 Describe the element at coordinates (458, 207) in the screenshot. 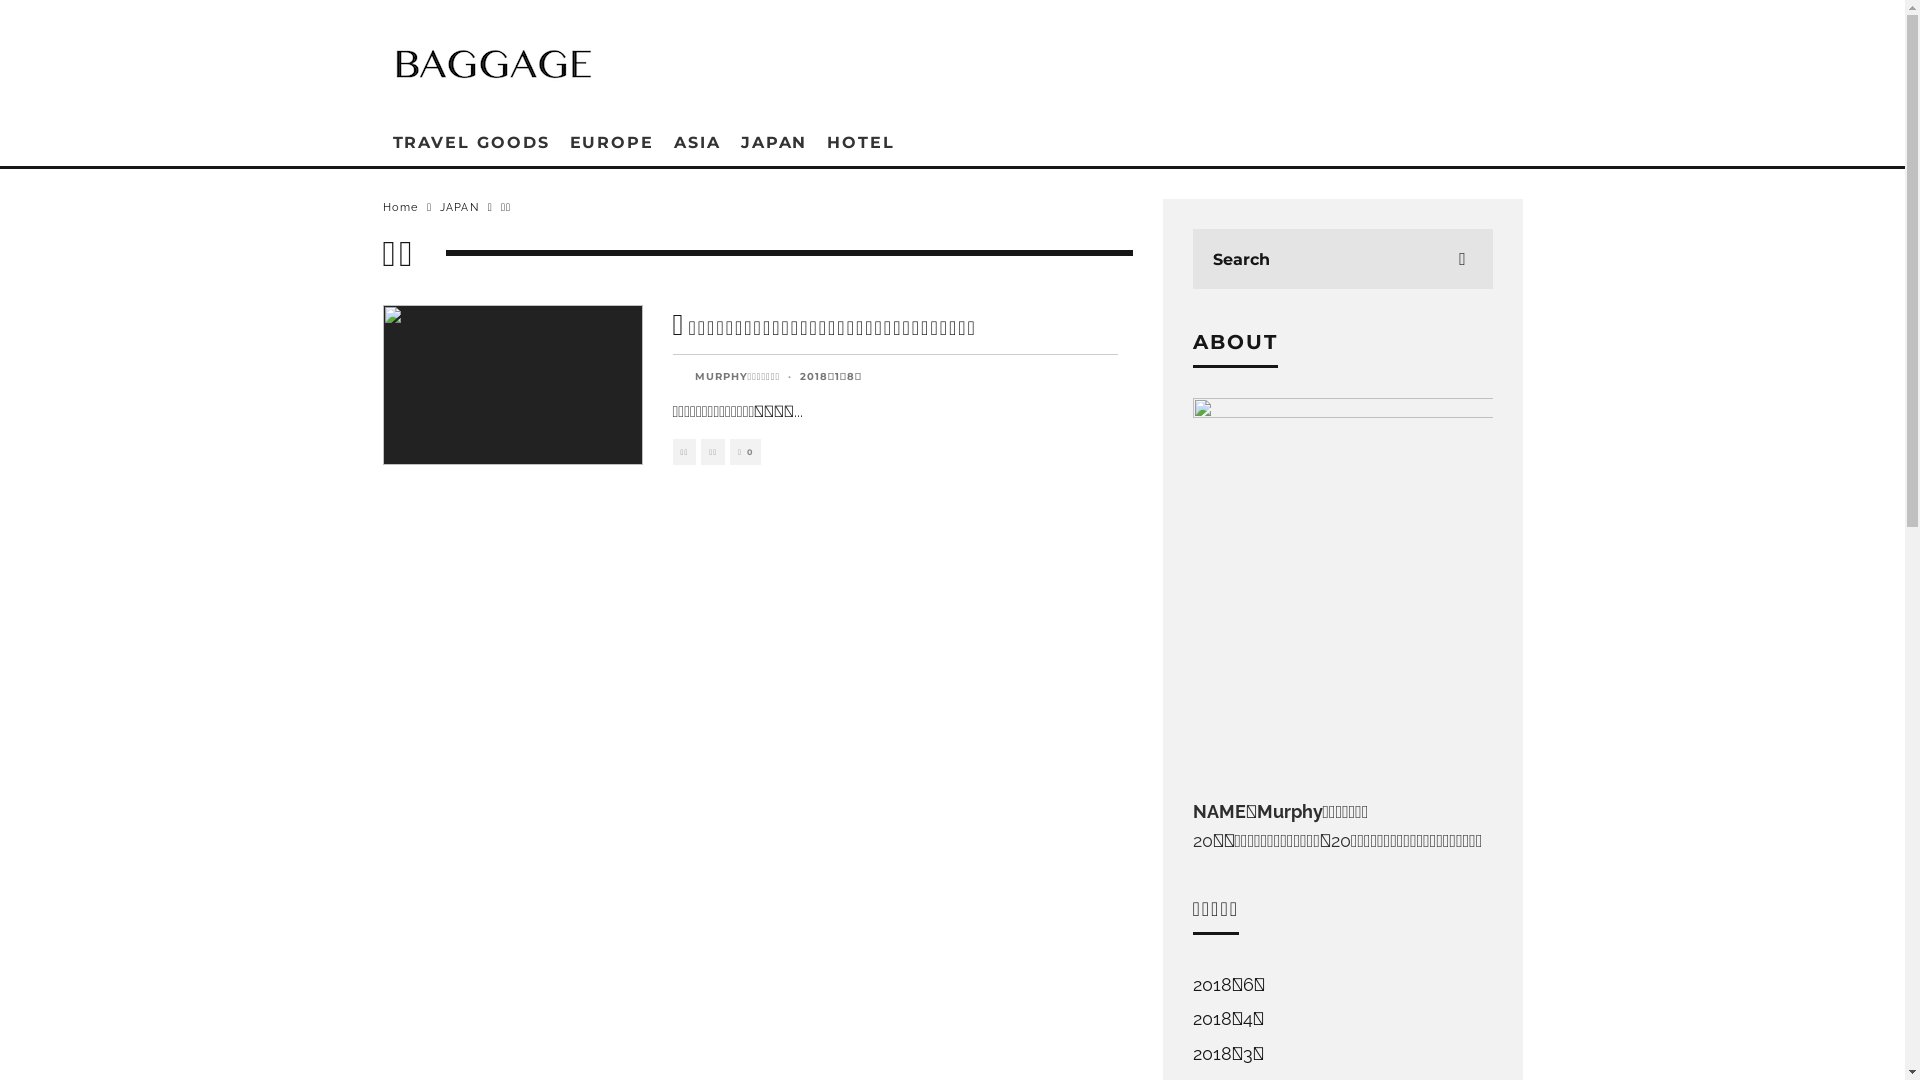

I see `'JAPAN'` at that location.